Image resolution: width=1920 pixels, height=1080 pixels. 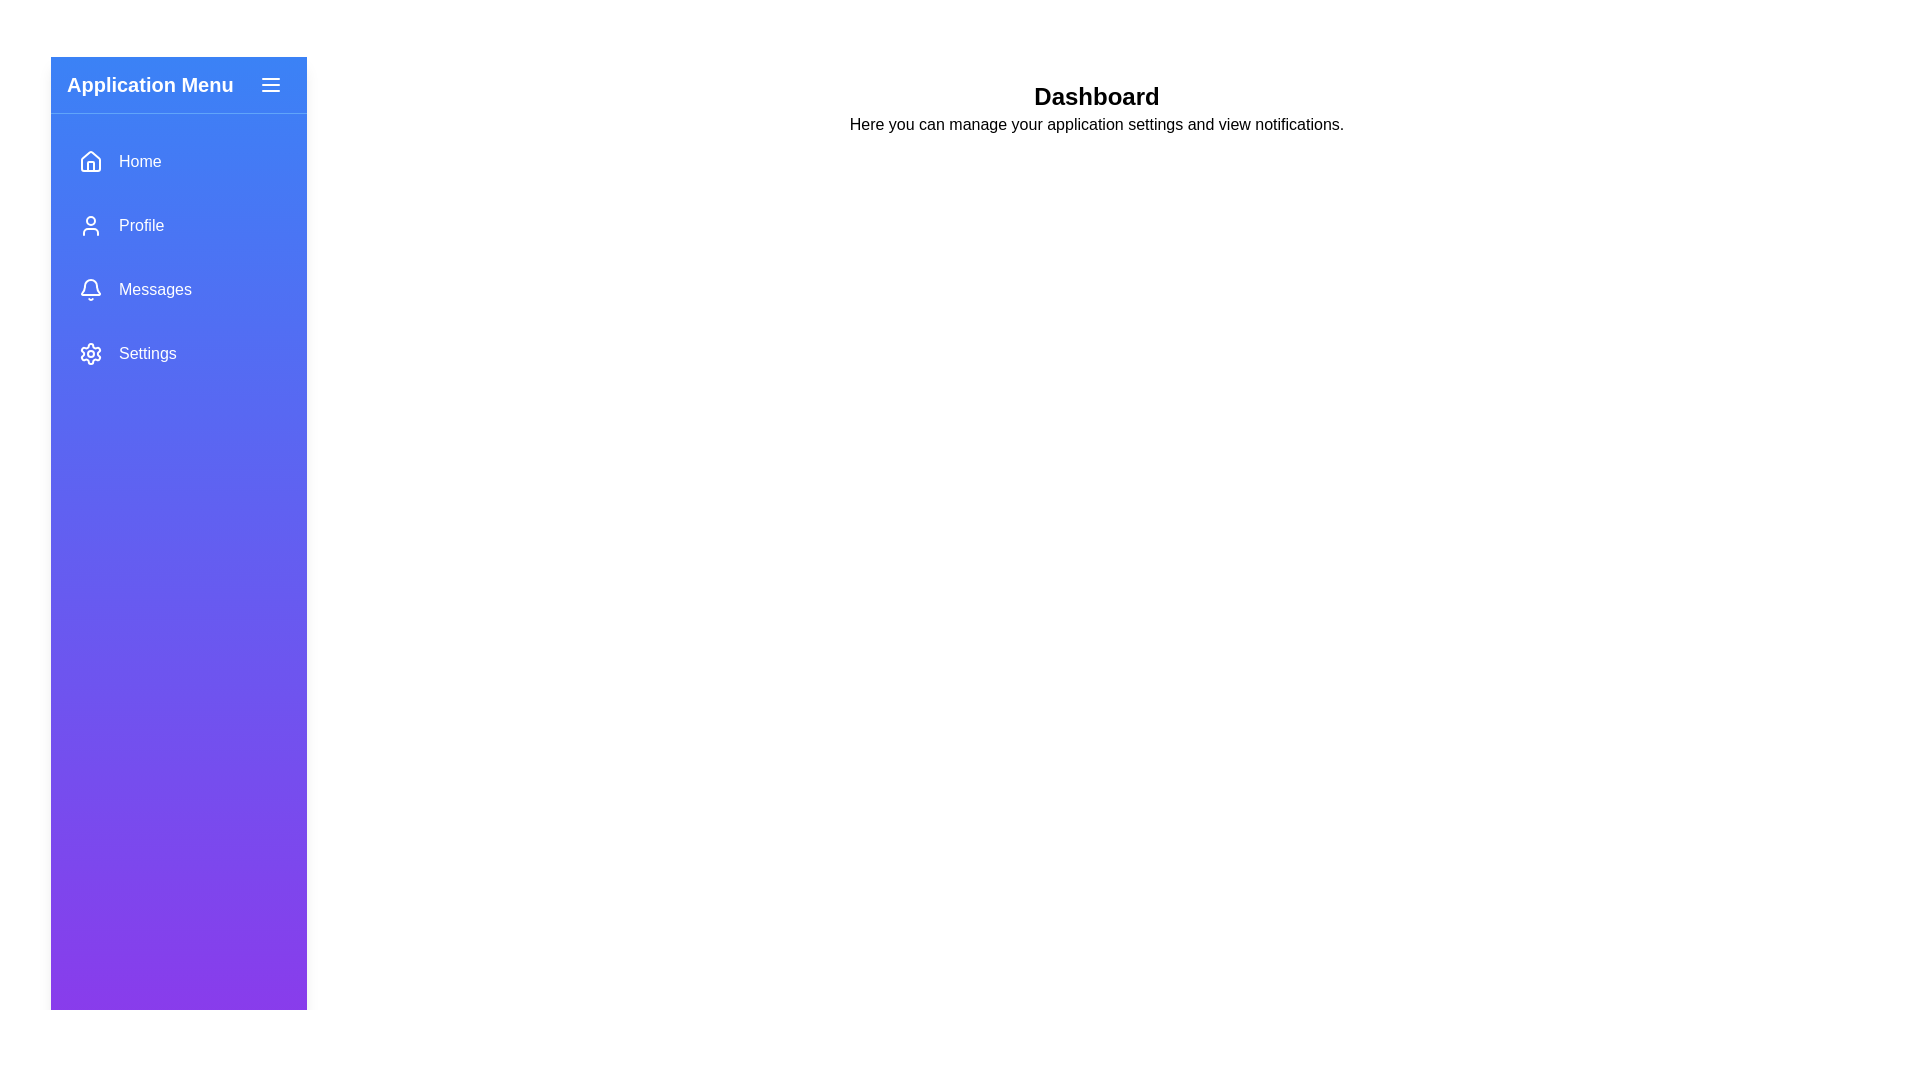 What do you see at coordinates (139, 161) in the screenshot?
I see `the 'Home' text label in the vertical navigation menu, which is styled with white text on a light blue background and positioned to the right of a house icon` at bounding box center [139, 161].